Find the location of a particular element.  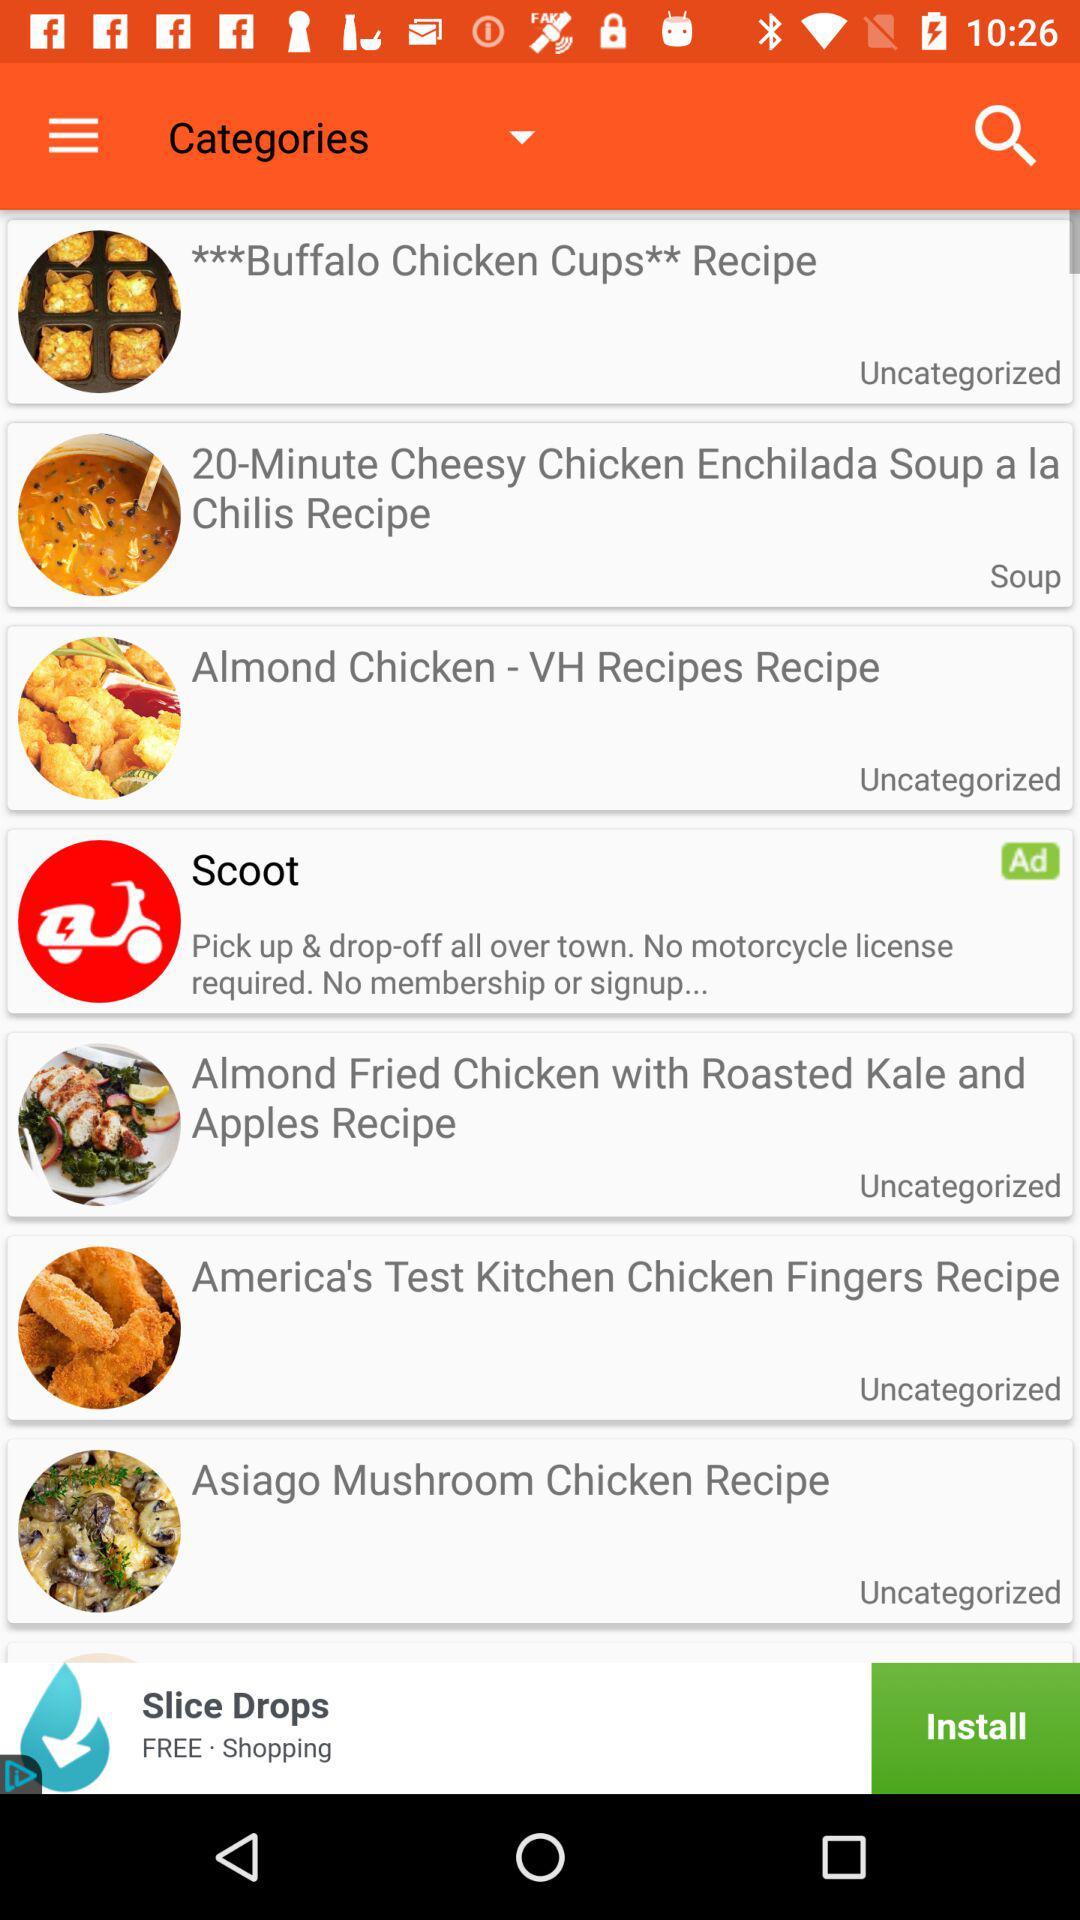

searching page is located at coordinates (99, 920).